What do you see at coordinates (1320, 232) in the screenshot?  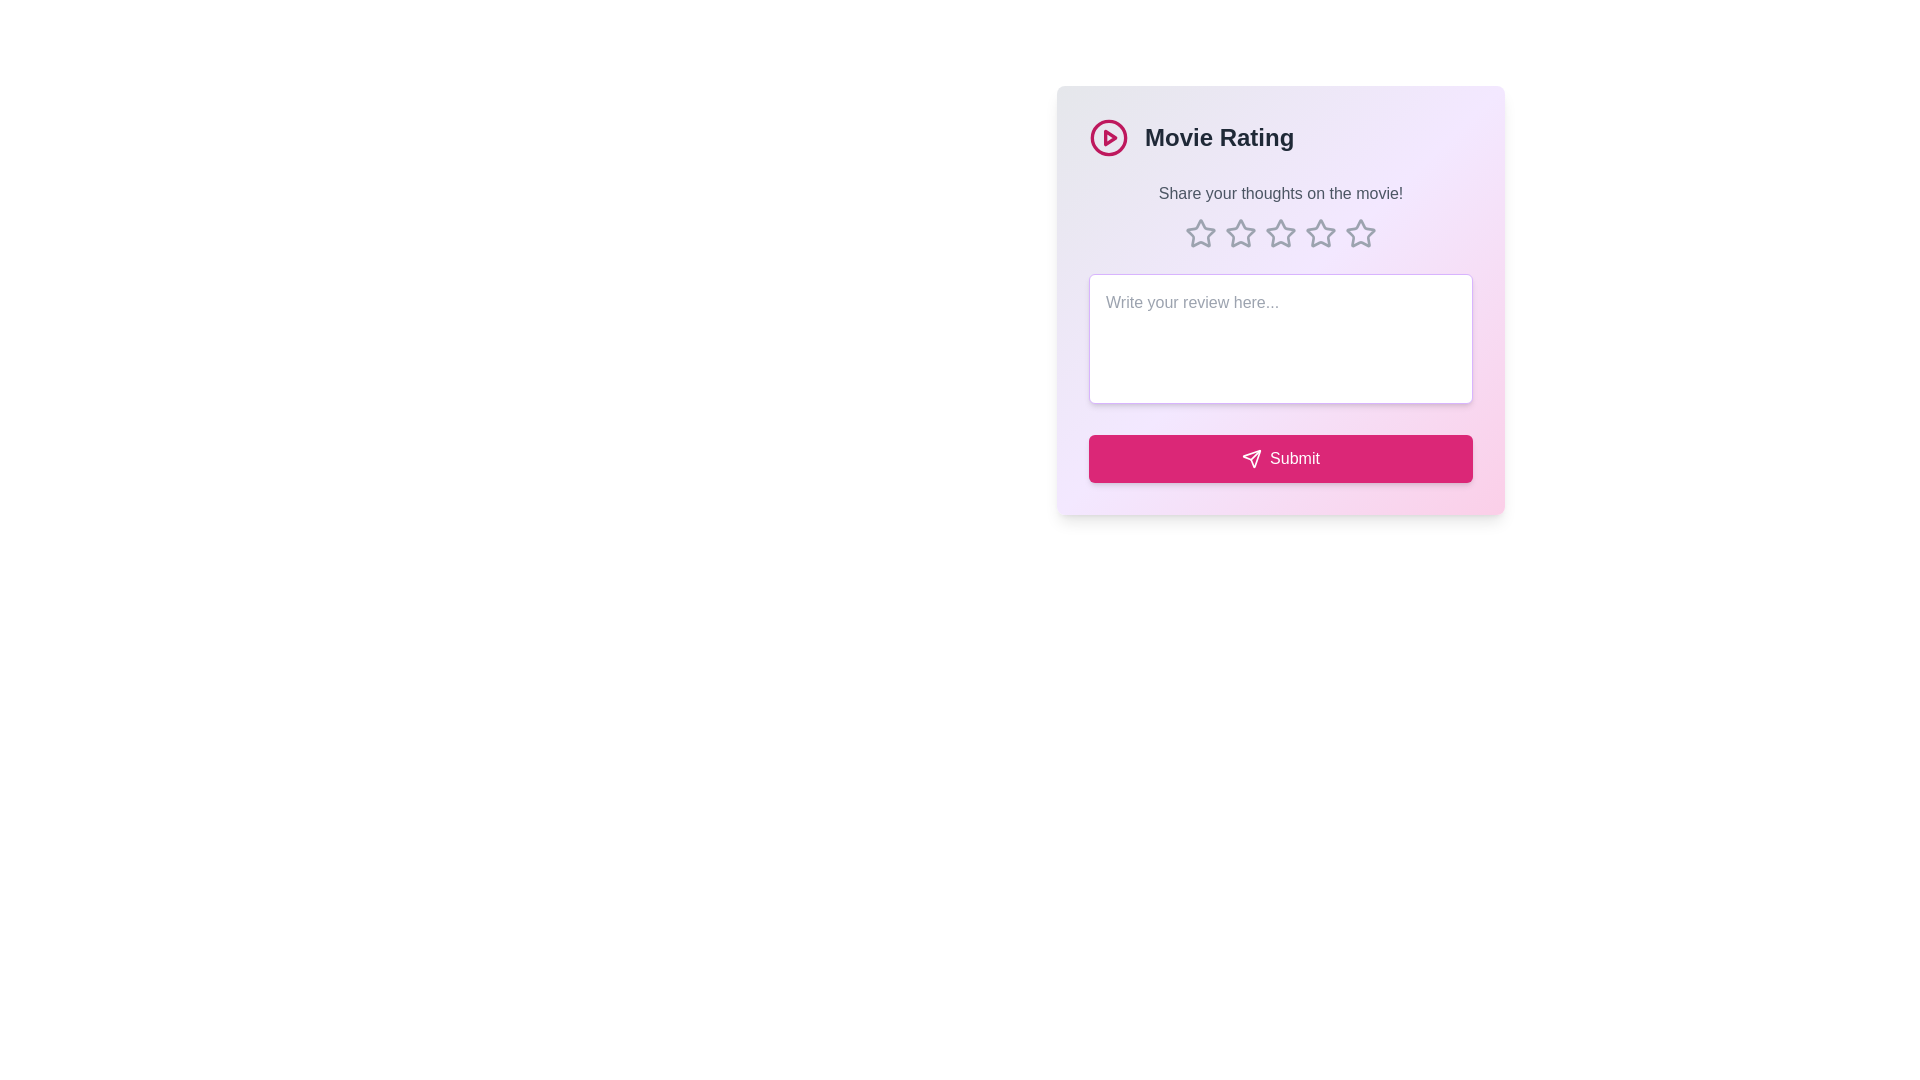 I see `the third star-shaped icon in the horizontal row of five identical icons, which is located on a faint purple panel below the title 'Movie Rating'` at bounding box center [1320, 232].